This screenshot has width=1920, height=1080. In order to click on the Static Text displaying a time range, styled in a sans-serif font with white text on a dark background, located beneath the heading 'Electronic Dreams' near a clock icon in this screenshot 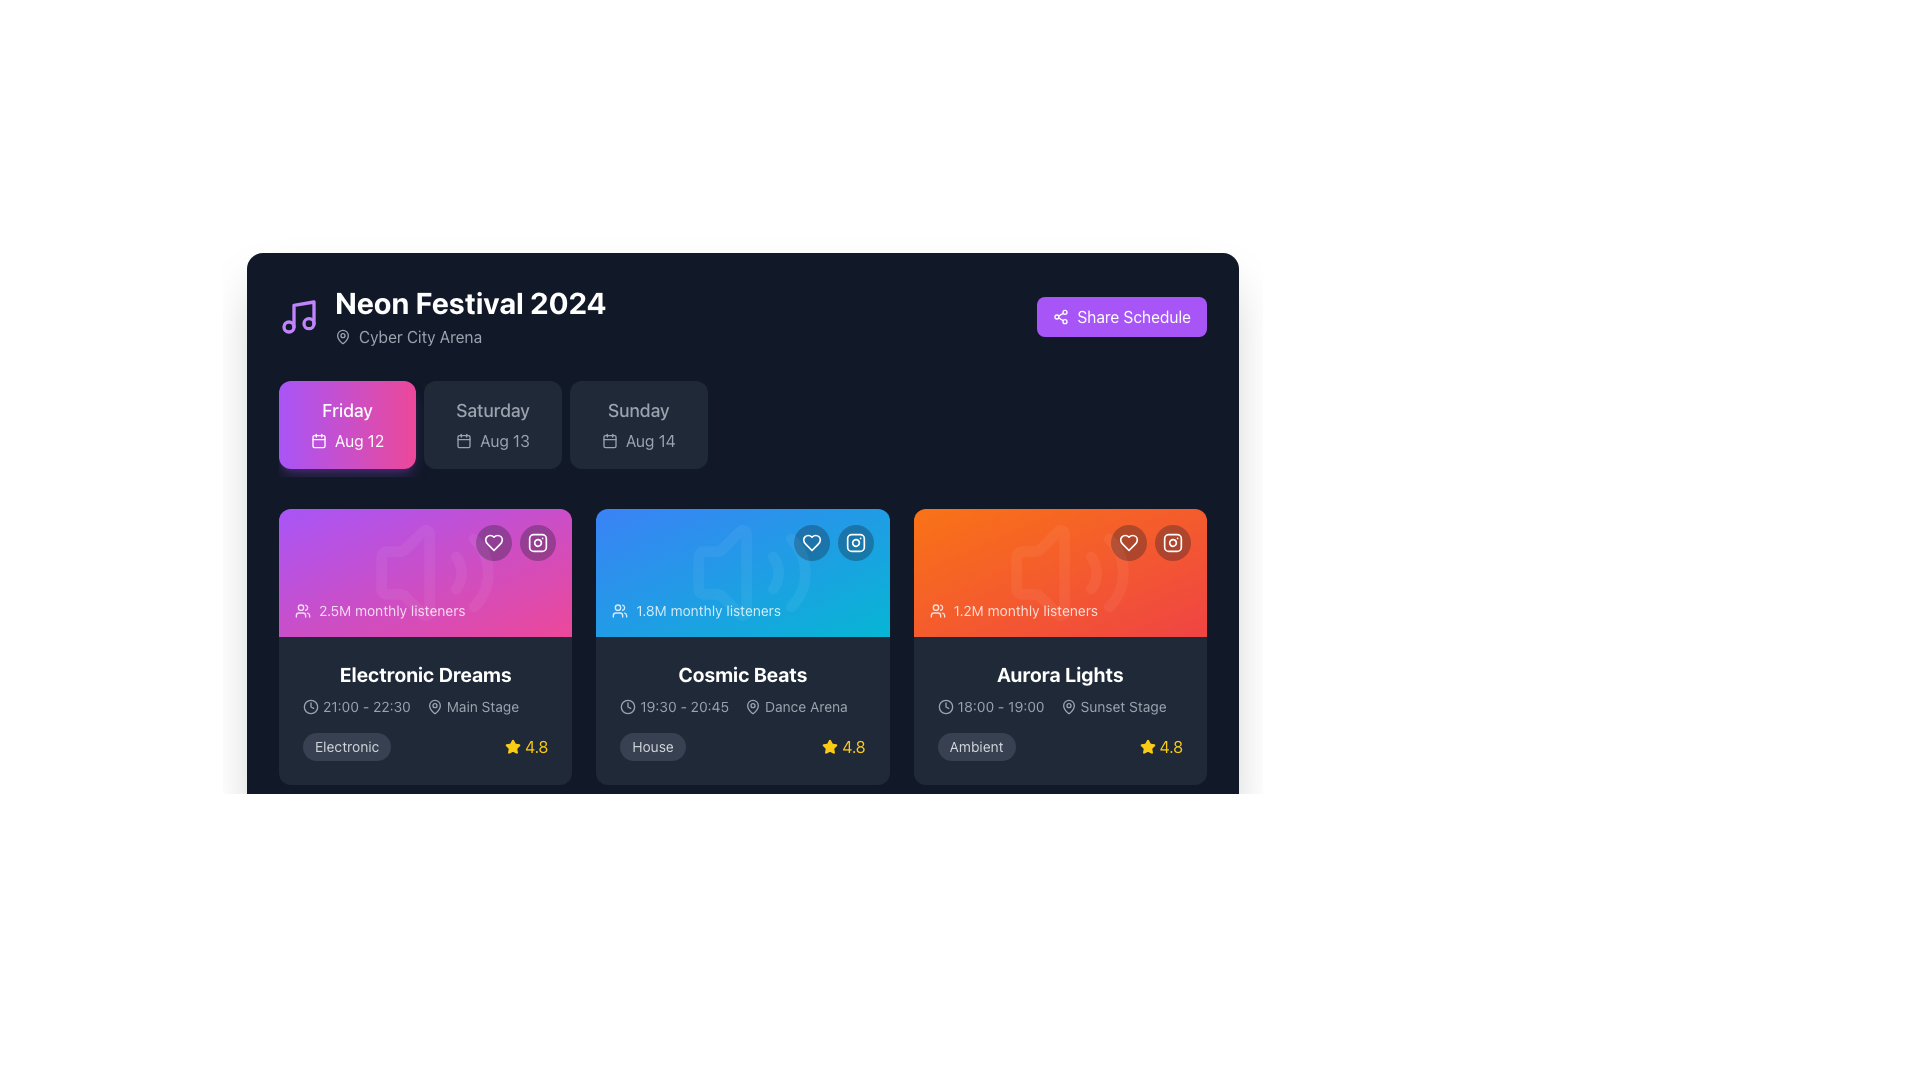, I will do `click(366, 705)`.